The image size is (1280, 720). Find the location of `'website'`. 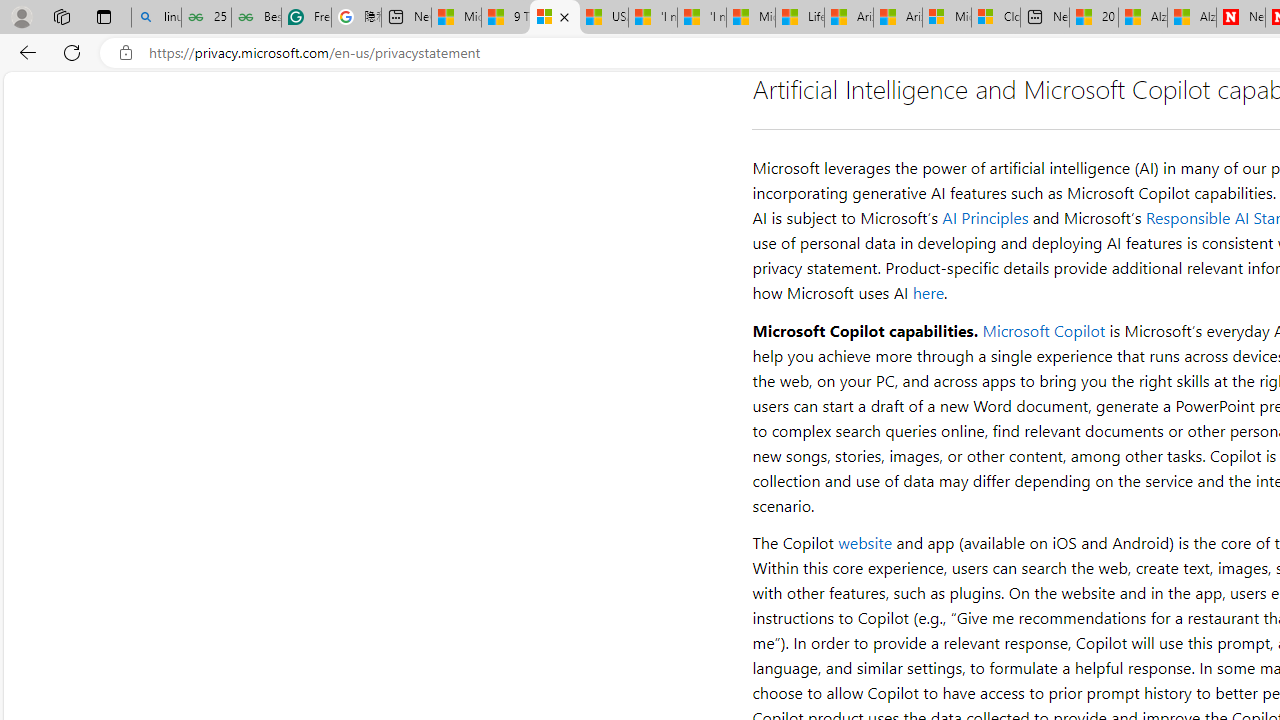

'website' is located at coordinates (865, 542).